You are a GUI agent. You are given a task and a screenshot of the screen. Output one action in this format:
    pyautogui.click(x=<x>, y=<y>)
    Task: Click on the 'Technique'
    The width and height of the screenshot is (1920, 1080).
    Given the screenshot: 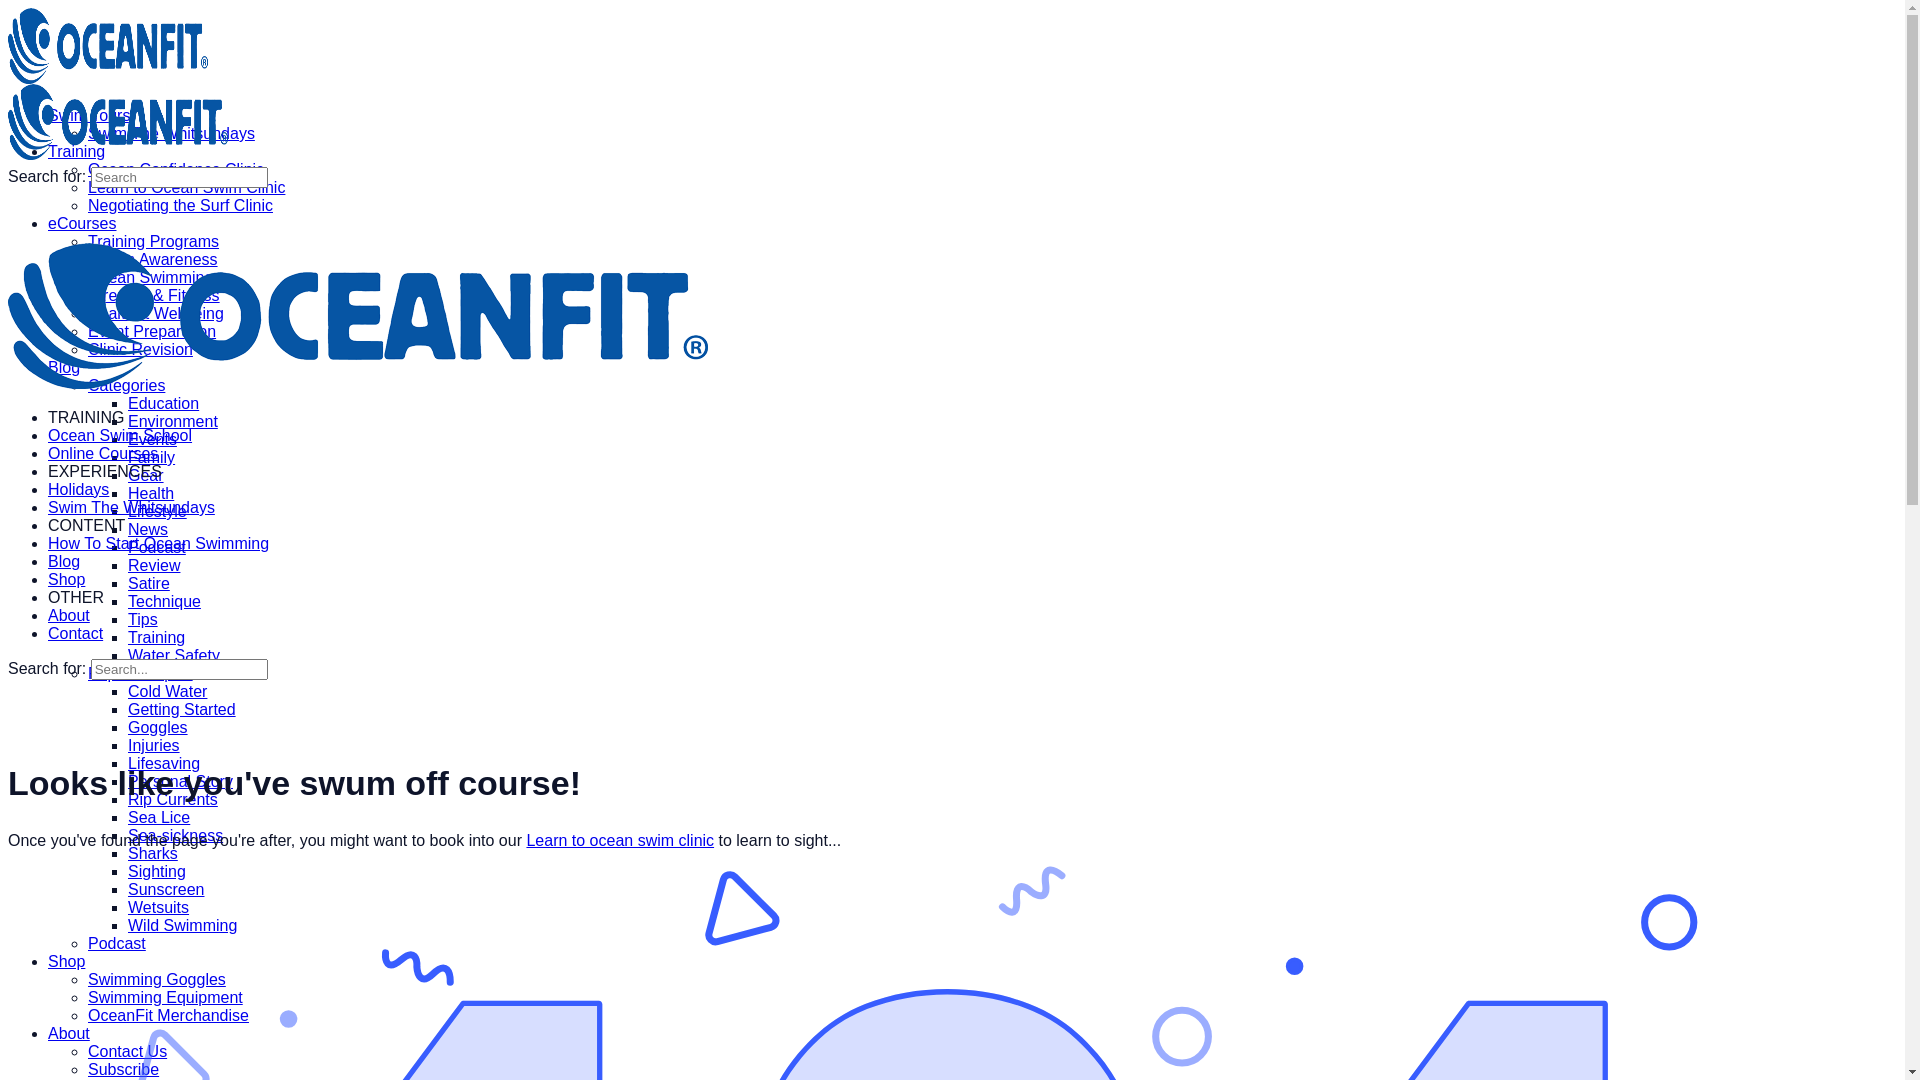 What is the action you would take?
    pyautogui.click(x=164, y=600)
    